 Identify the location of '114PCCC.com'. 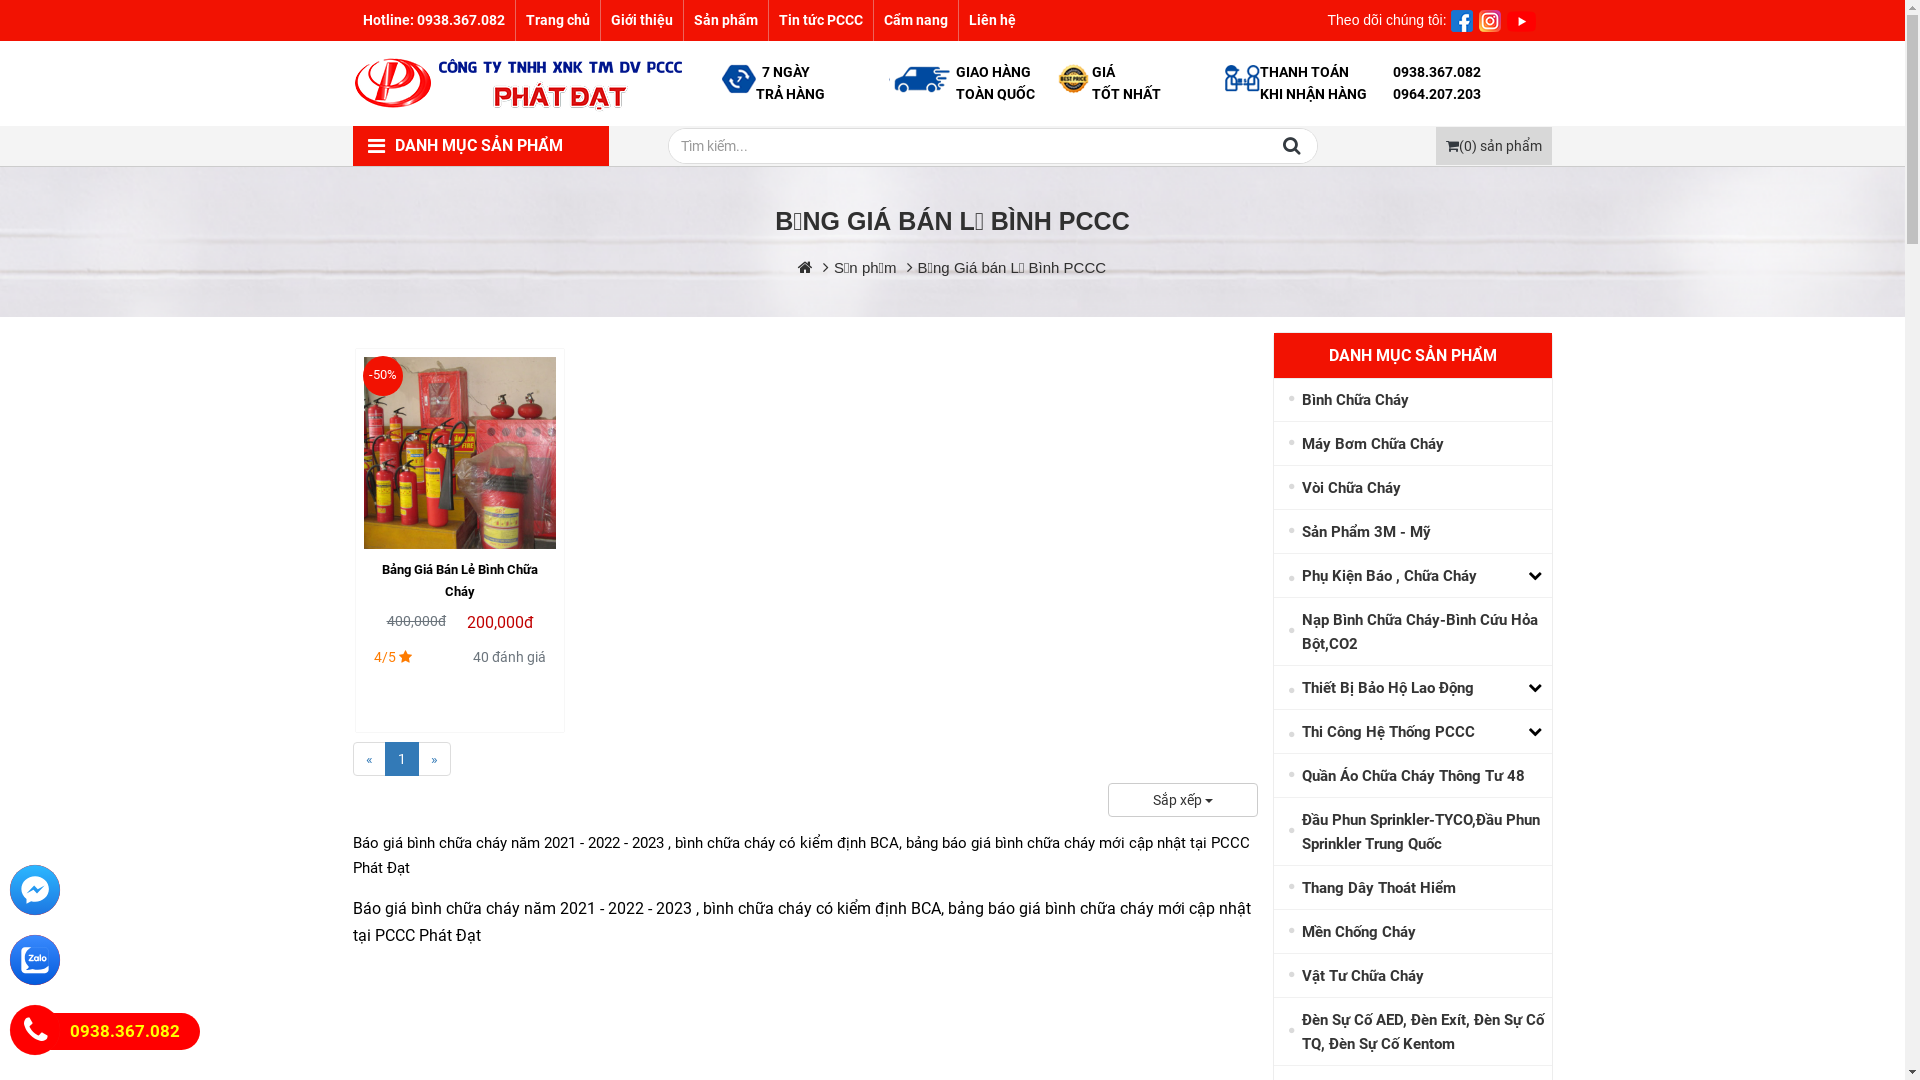
(518, 82).